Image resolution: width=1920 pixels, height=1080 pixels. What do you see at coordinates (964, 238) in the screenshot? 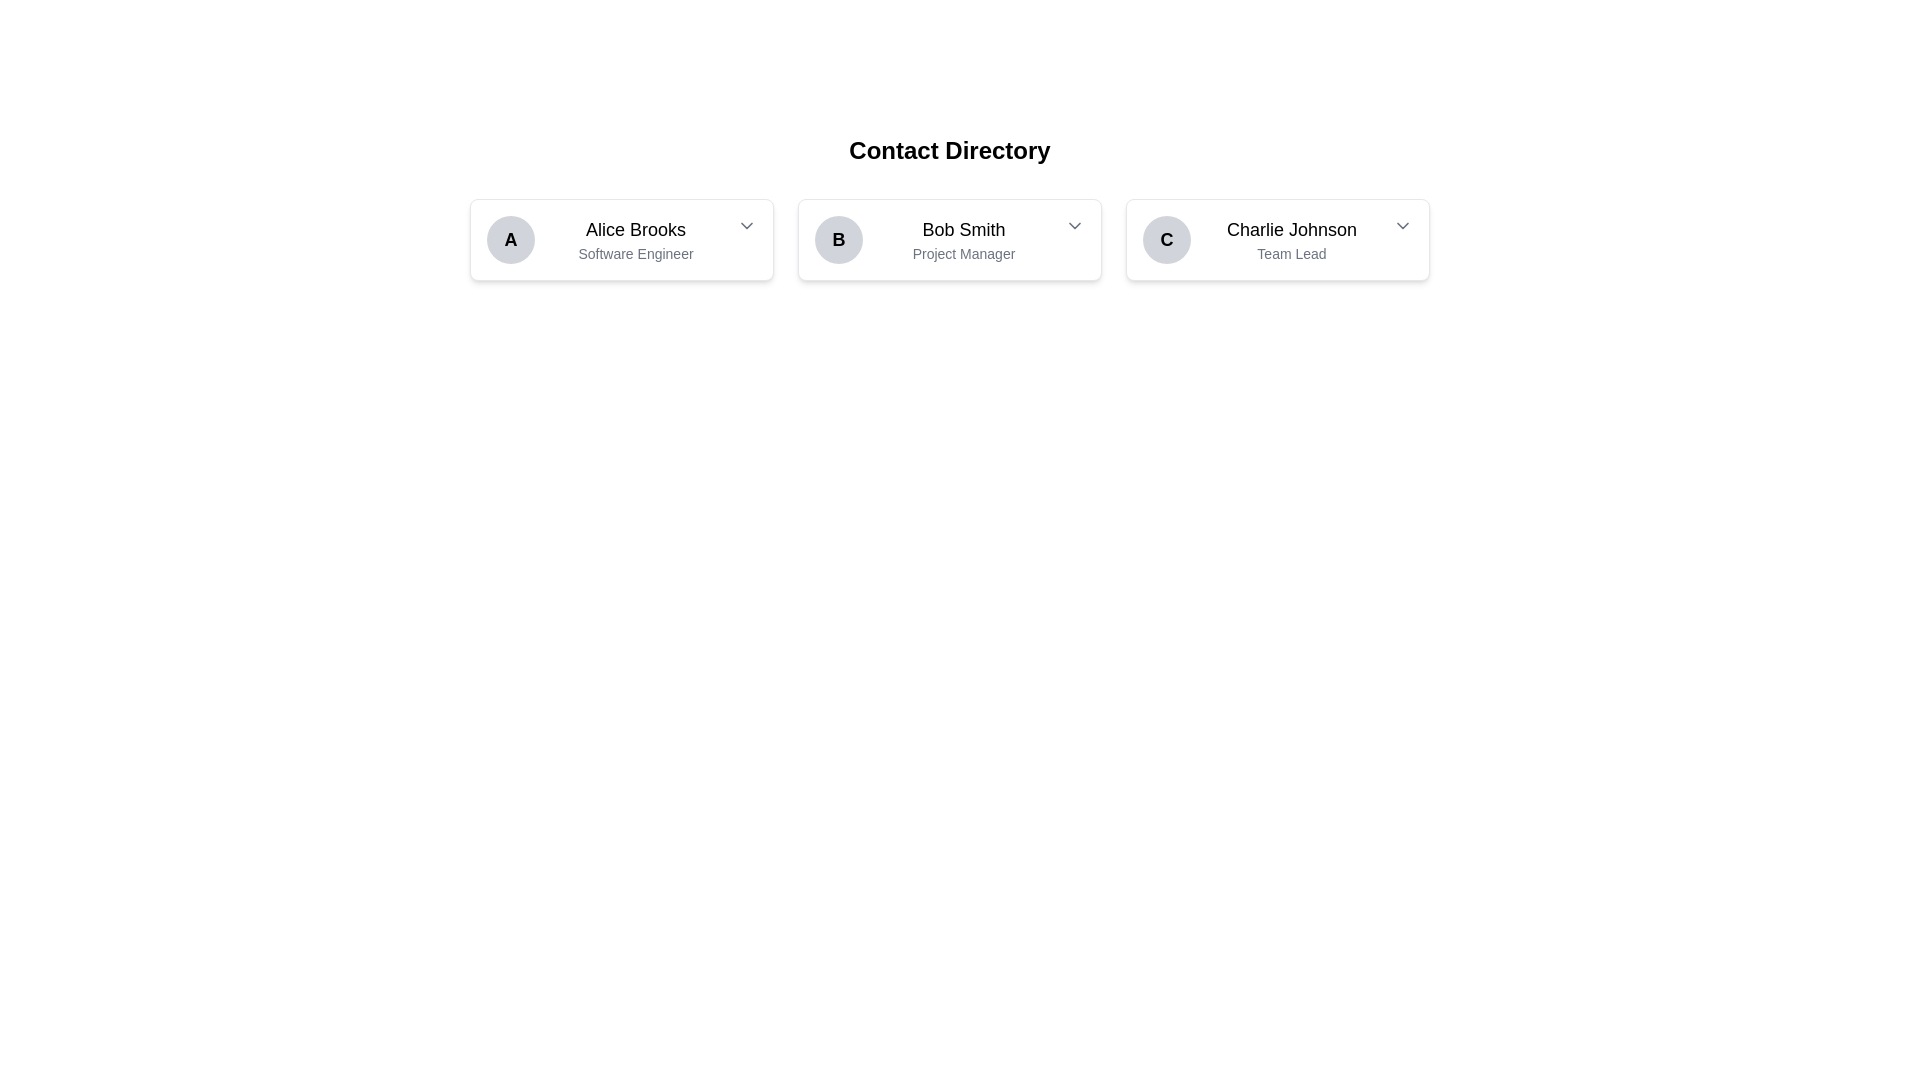
I see `the text block displaying 'Bob Smith' in the second profile card` at bounding box center [964, 238].